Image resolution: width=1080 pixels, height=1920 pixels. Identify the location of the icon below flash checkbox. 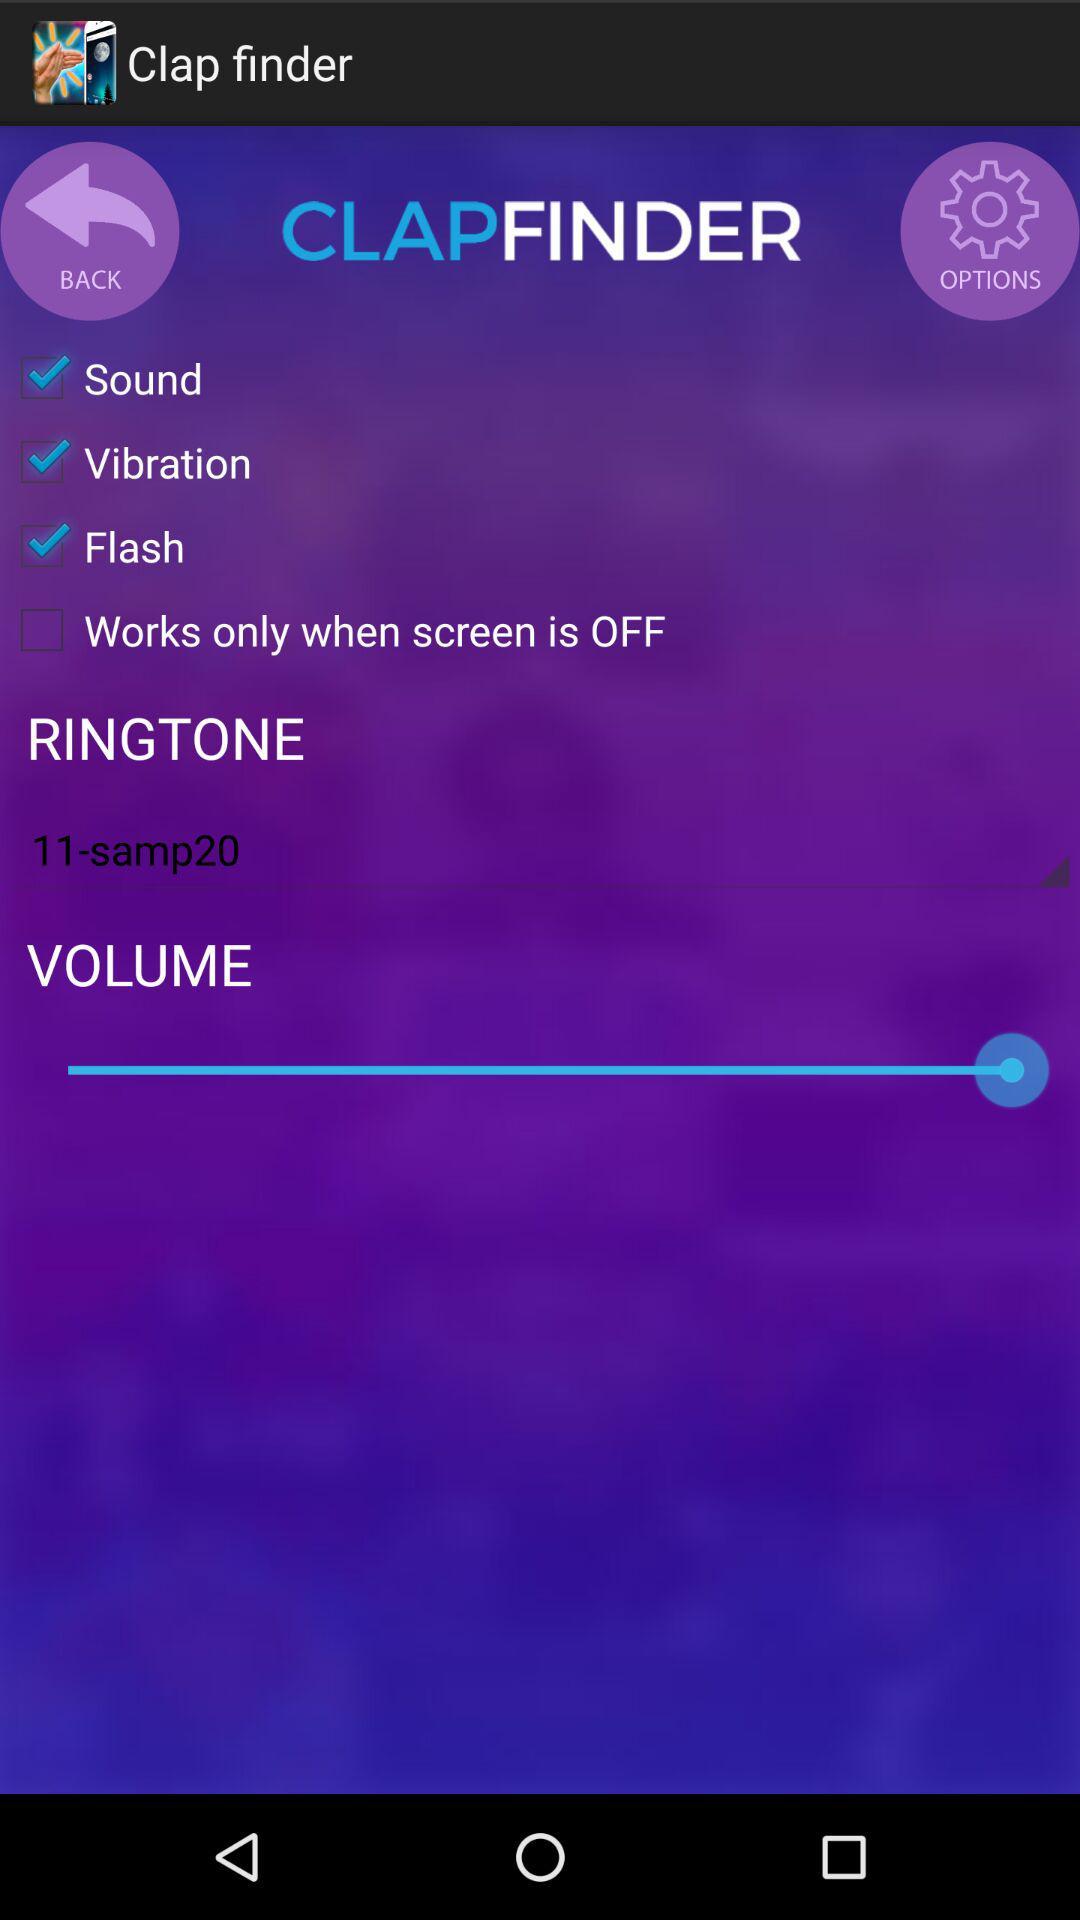
(331, 628).